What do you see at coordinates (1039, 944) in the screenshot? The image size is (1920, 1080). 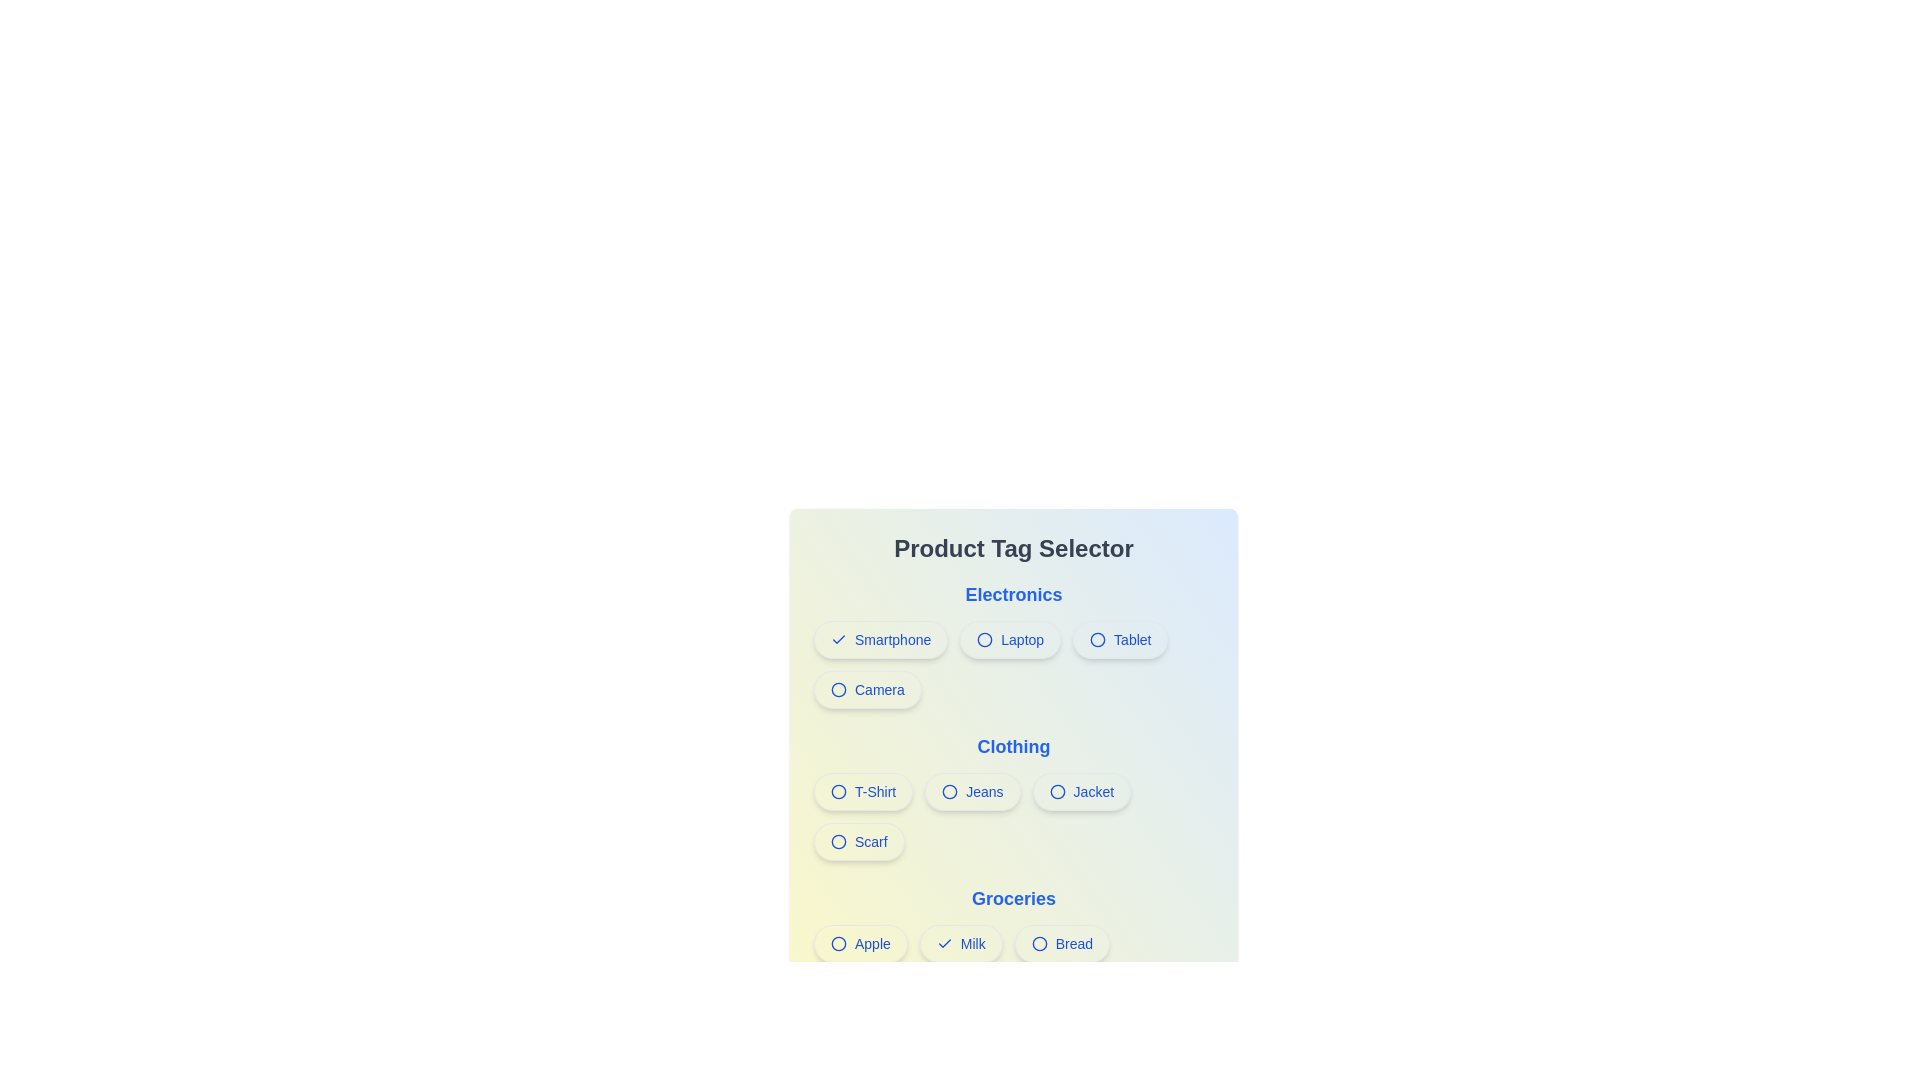 I see `the circular outline representing the selection state for the 'Bread' option in the 'Groceries' category` at bounding box center [1039, 944].